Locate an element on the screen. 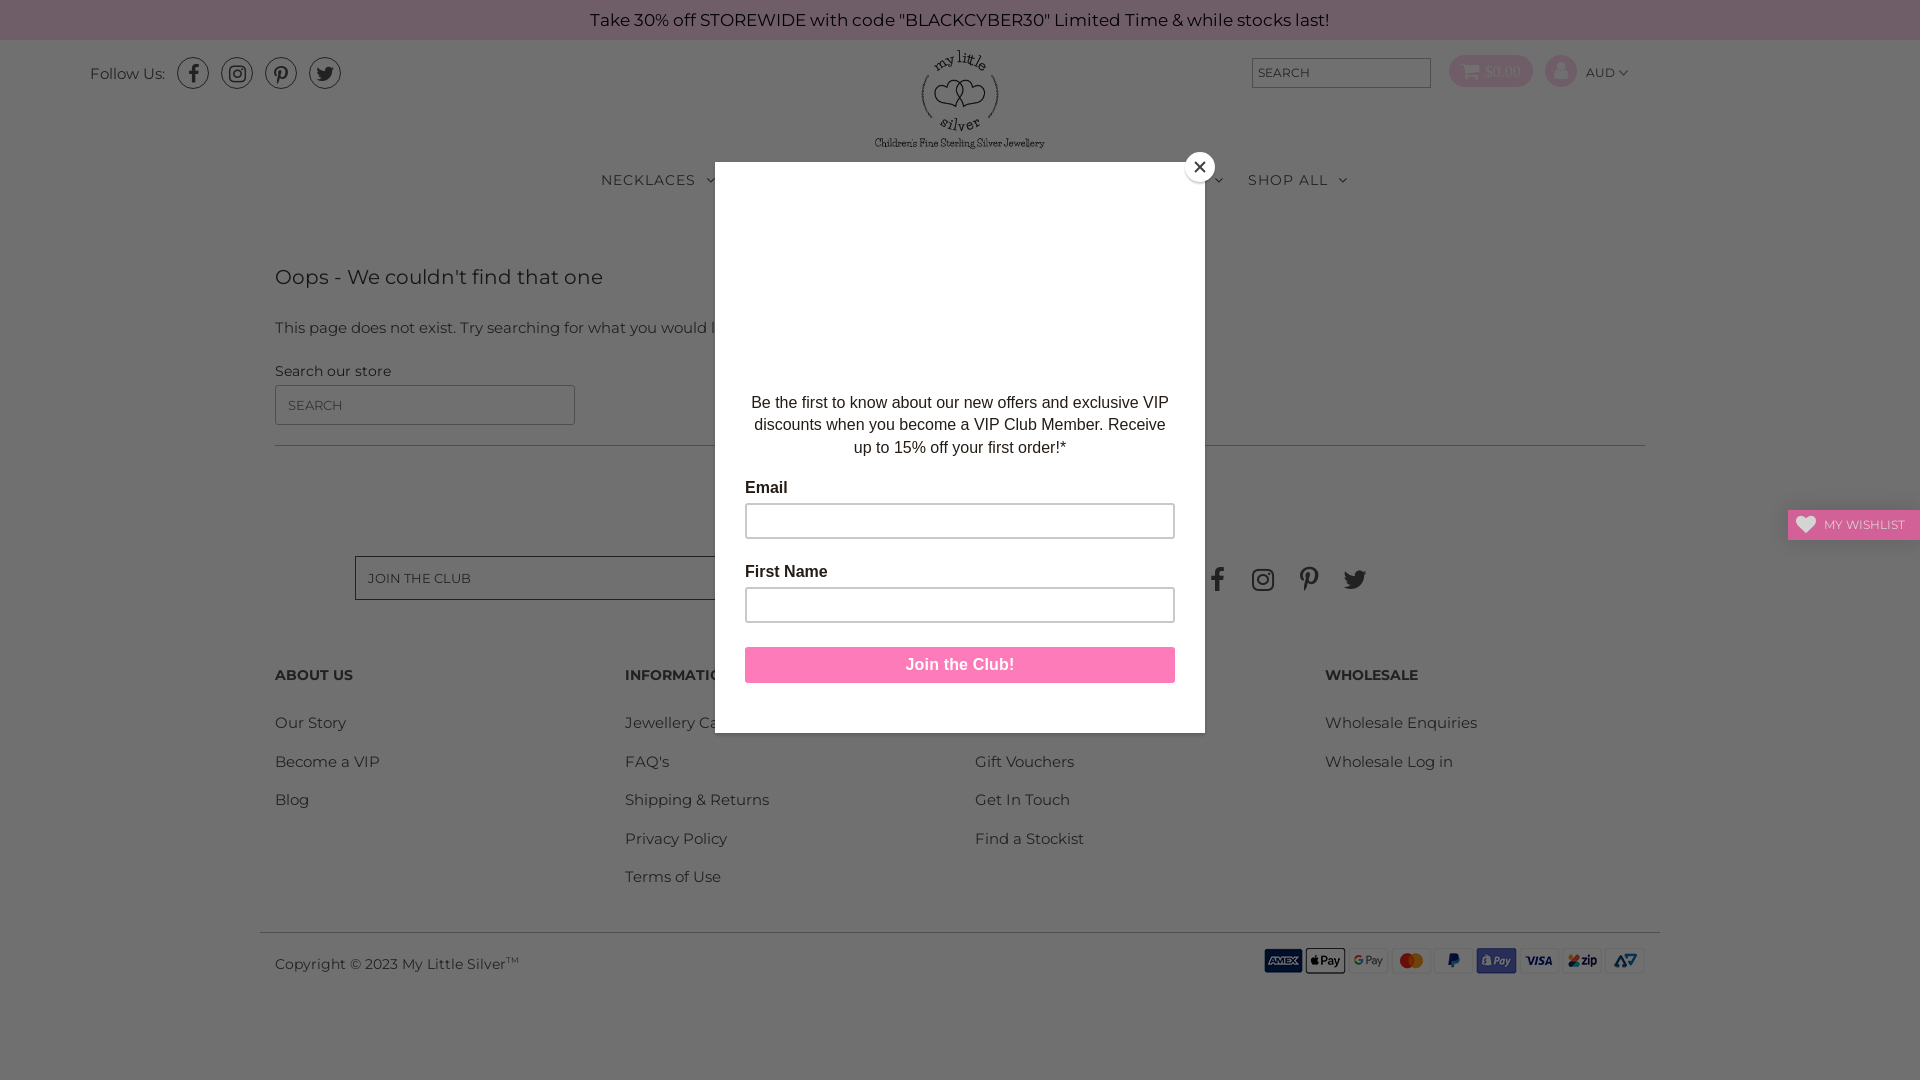  'Our Story' is located at coordinates (309, 722).